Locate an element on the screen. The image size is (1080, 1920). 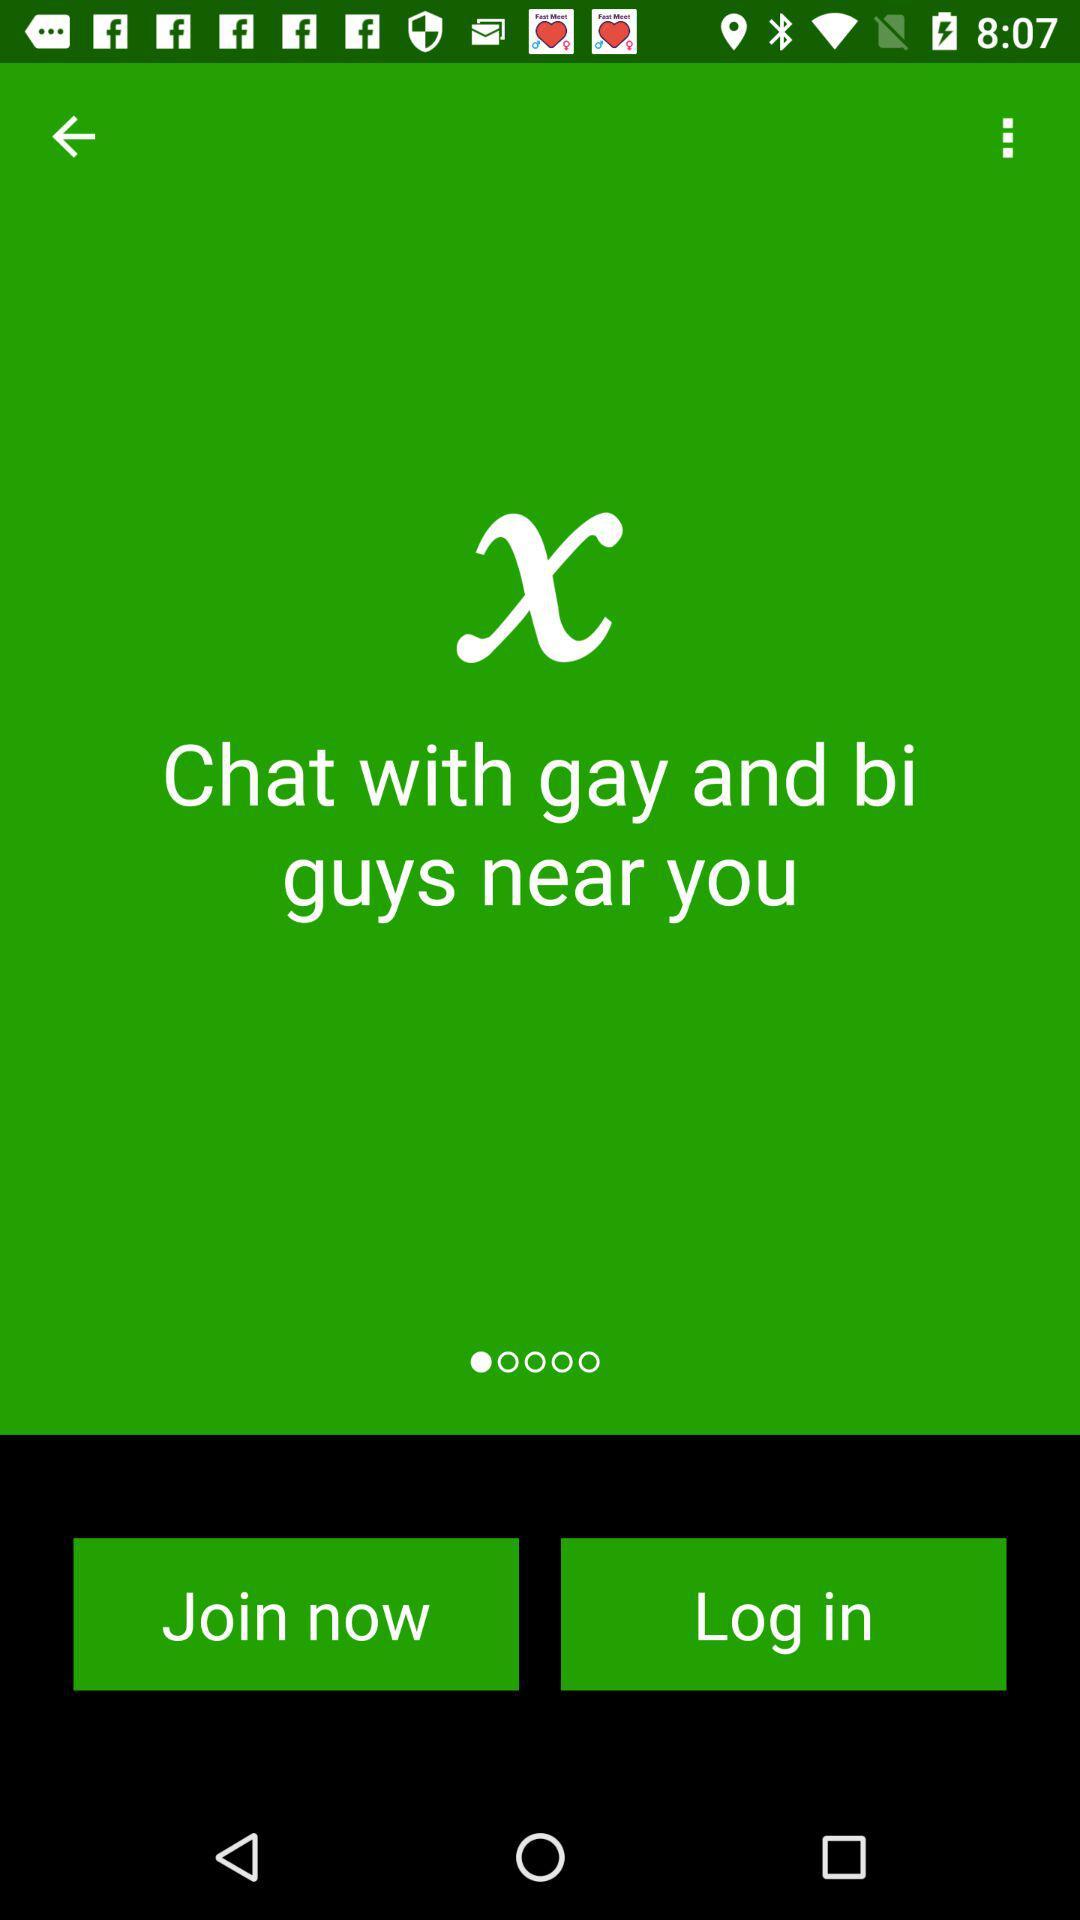
the join now icon is located at coordinates (296, 1614).